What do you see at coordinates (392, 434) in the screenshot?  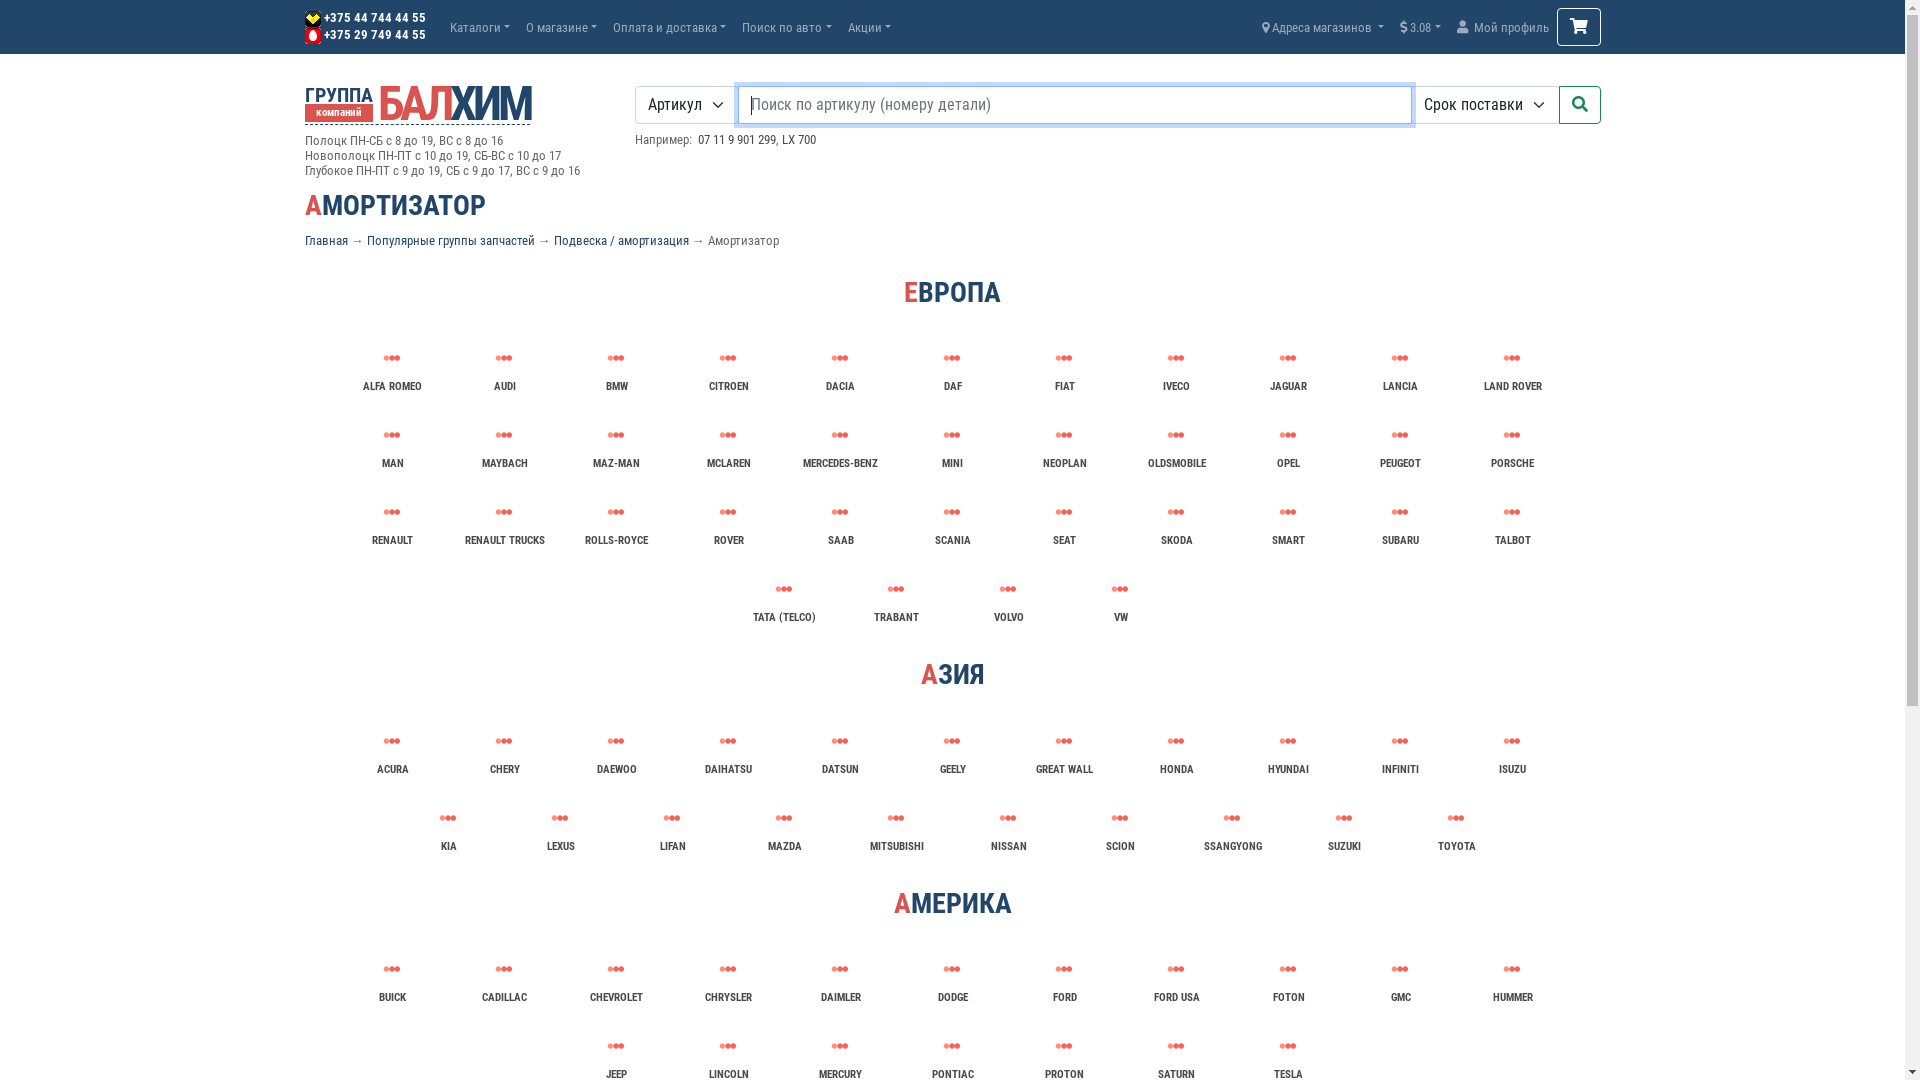 I see `'MAN'` at bounding box center [392, 434].